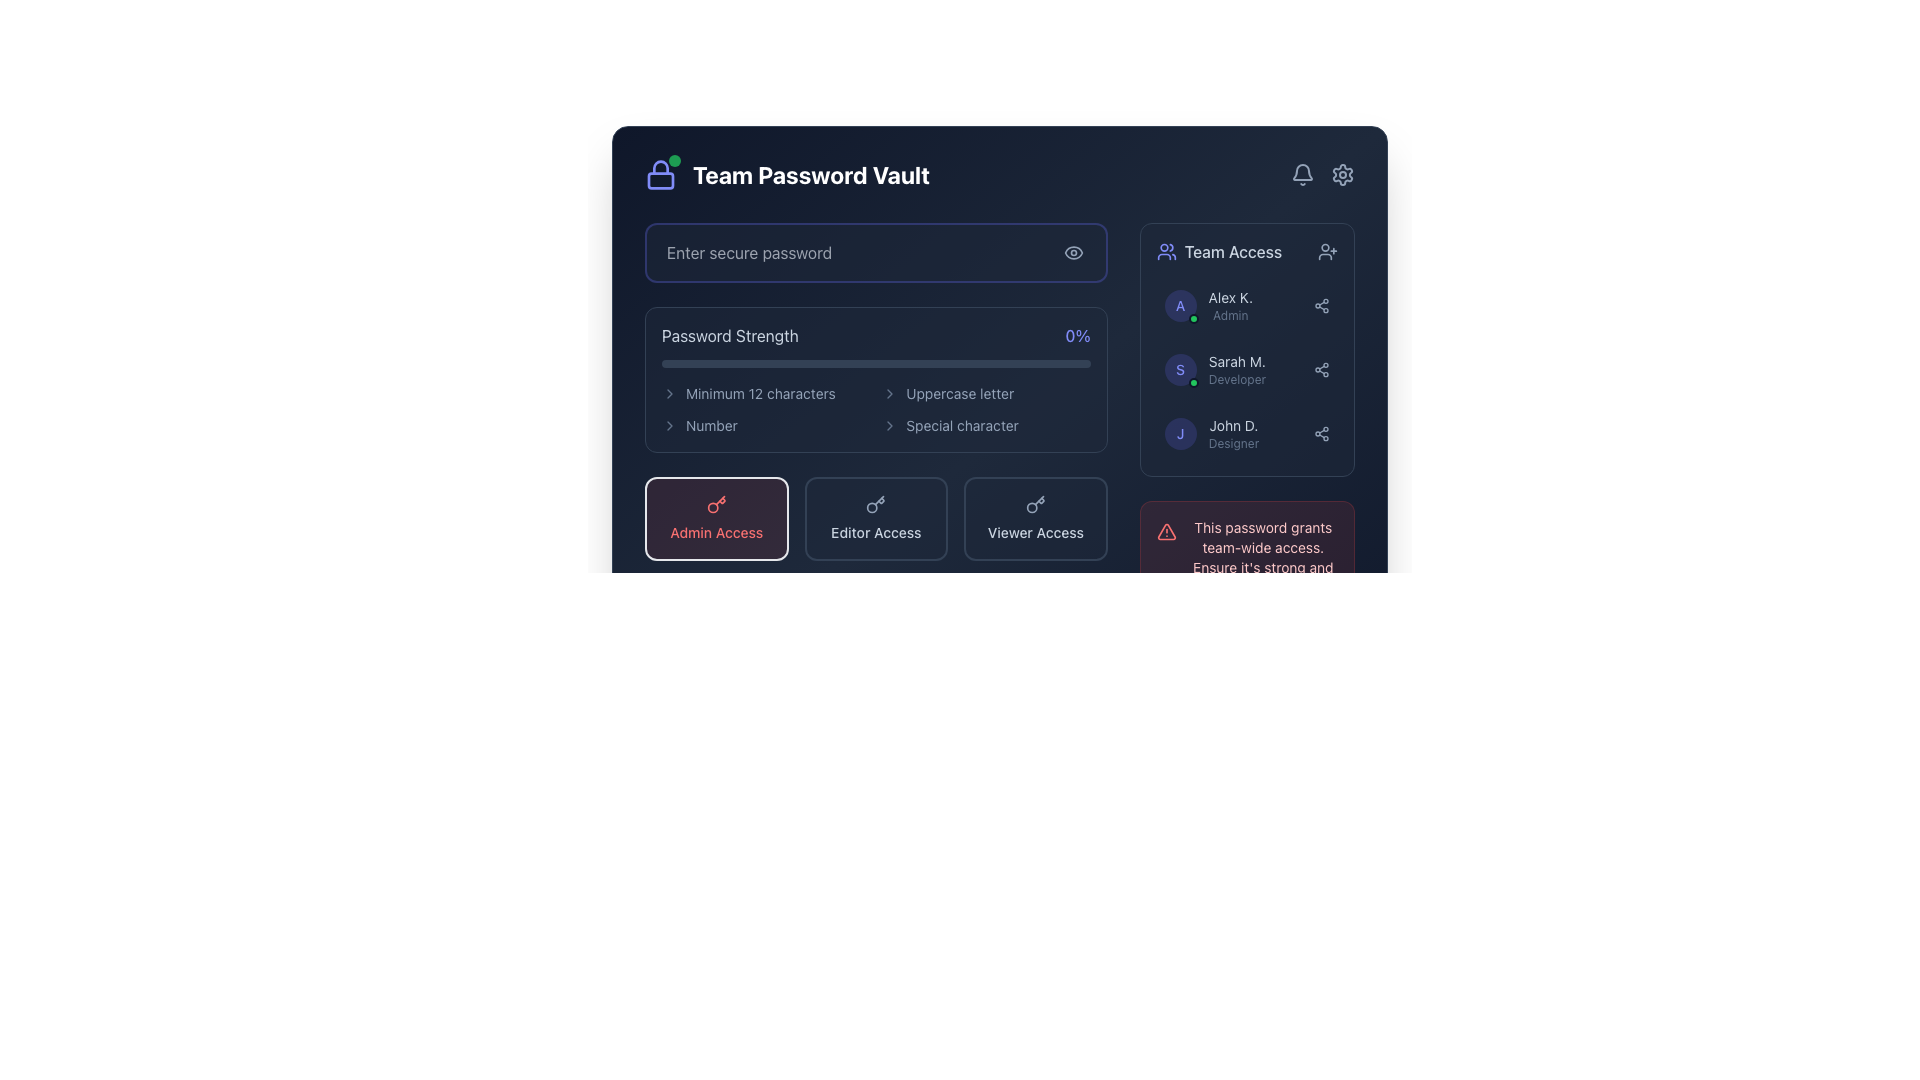 Image resolution: width=1920 pixels, height=1080 pixels. What do you see at coordinates (1035, 518) in the screenshot?
I see `the 'Viewer Access' label with the key-shaped icon, which is the third item in a group of access options` at bounding box center [1035, 518].